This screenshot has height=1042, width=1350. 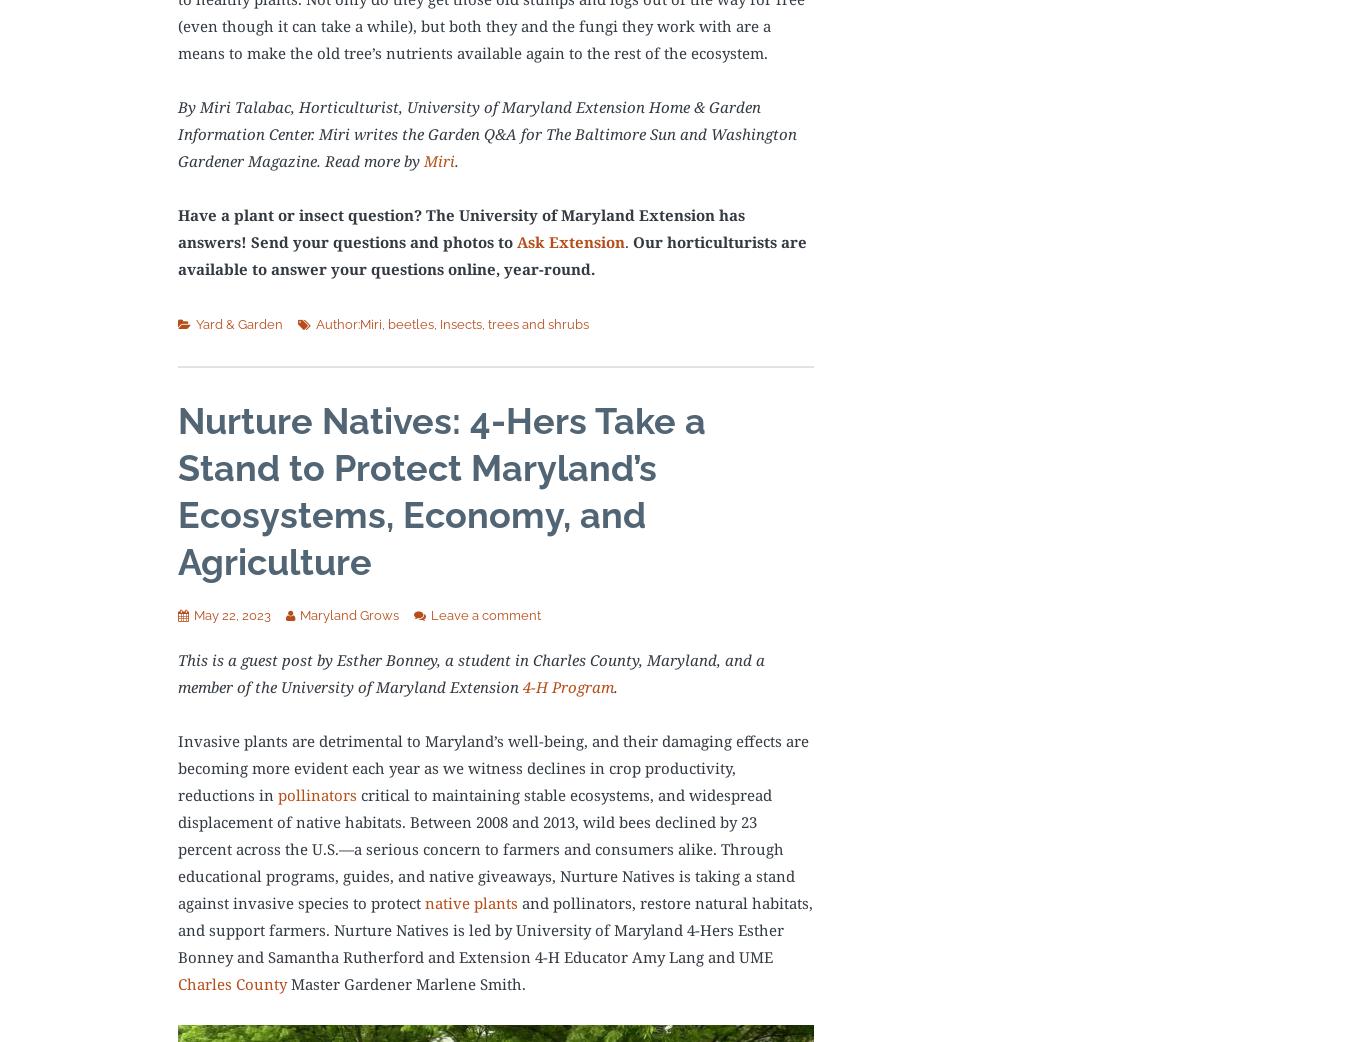 I want to click on 'May 22, 2023', so click(x=193, y=614).